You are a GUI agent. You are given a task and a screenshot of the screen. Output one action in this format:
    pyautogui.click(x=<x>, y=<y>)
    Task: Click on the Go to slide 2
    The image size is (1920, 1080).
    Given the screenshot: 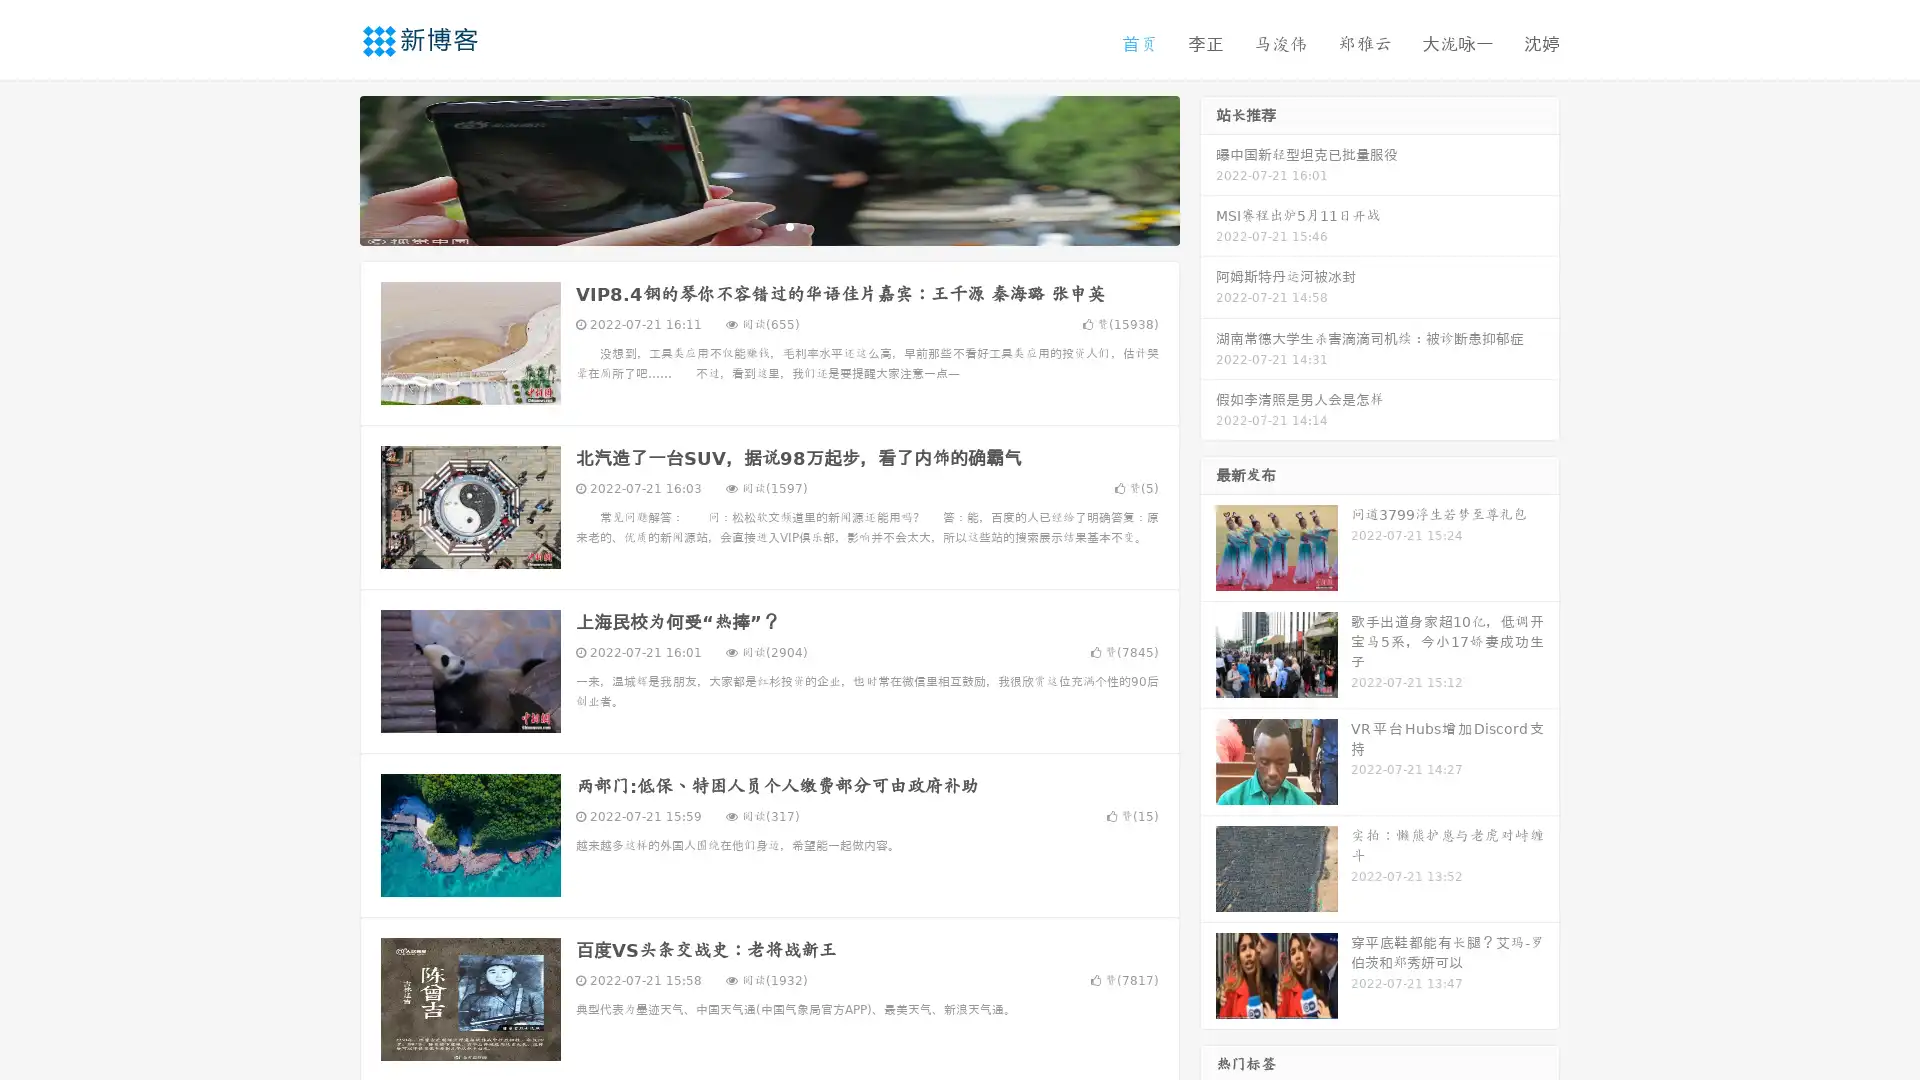 What is the action you would take?
    pyautogui.click(x=768, y=225)
    